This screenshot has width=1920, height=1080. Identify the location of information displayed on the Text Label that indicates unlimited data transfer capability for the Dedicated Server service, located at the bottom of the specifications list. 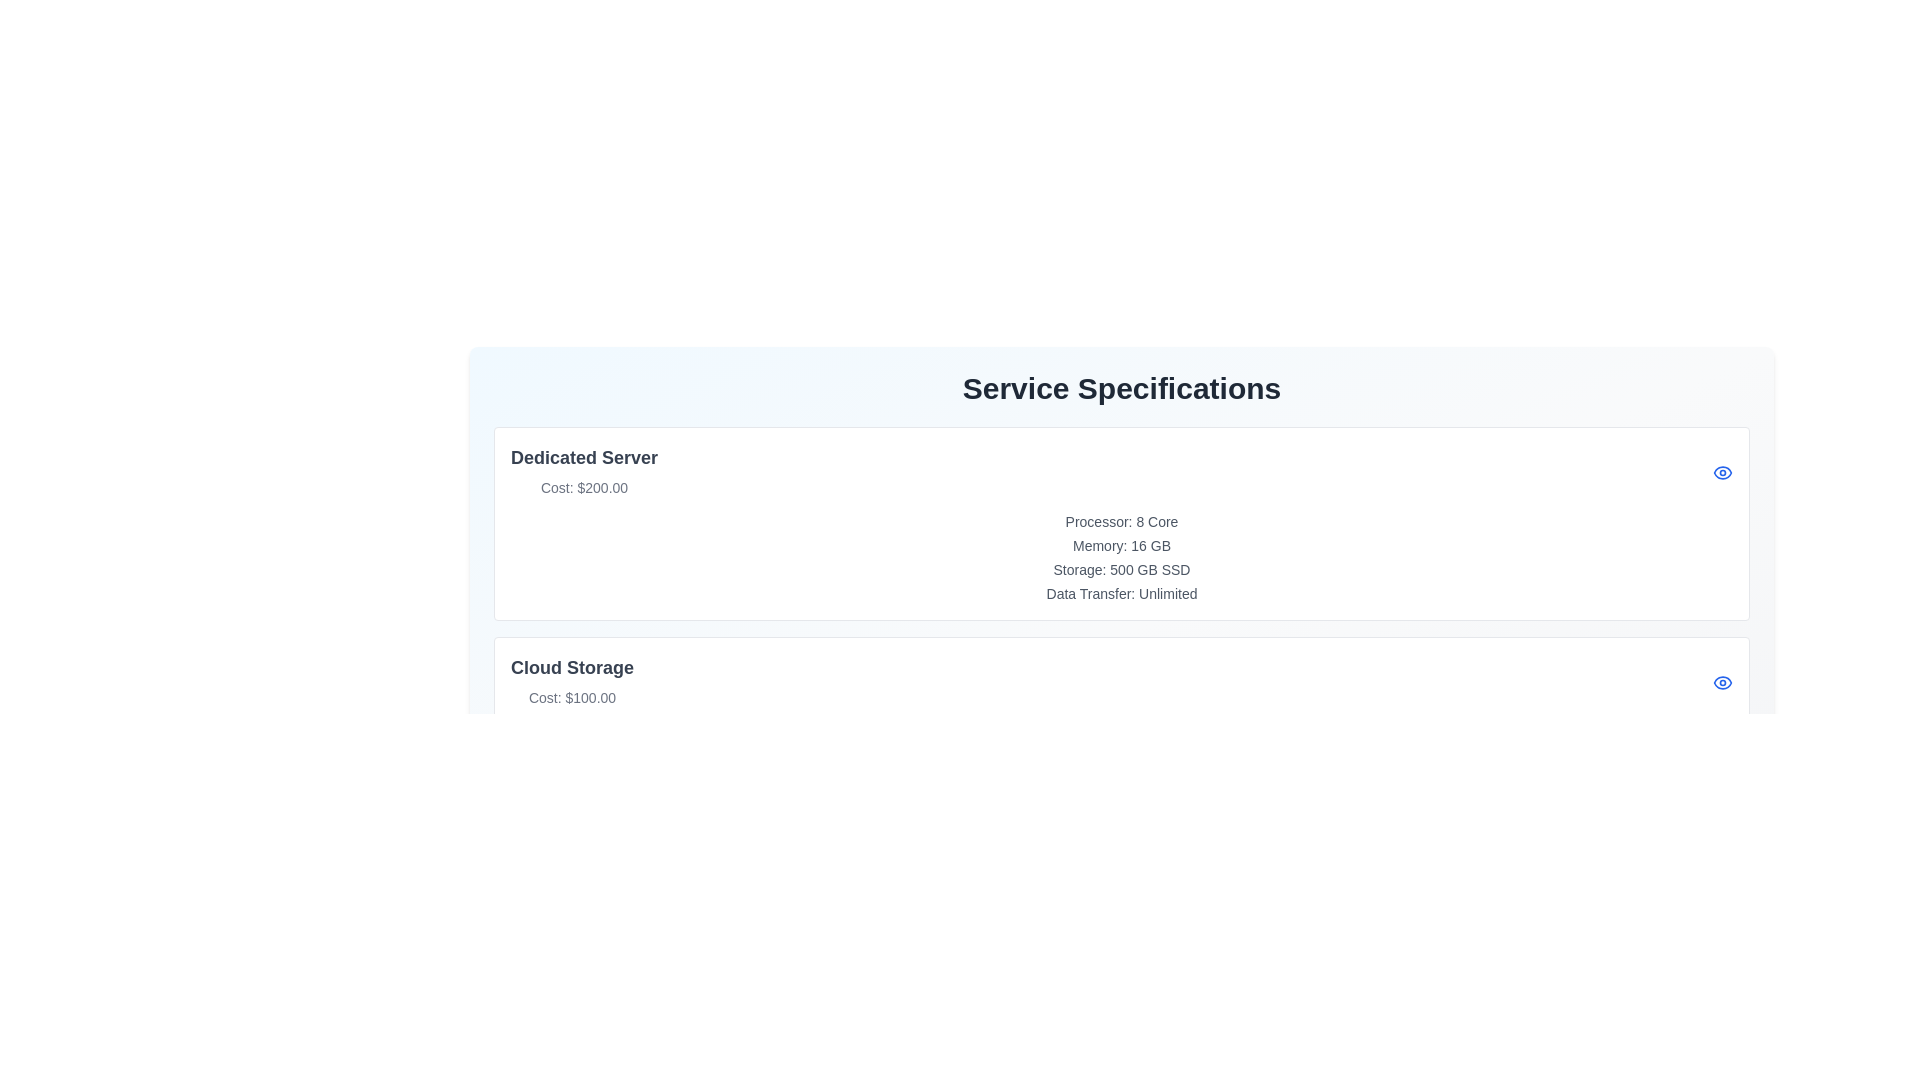
(1122, 593).